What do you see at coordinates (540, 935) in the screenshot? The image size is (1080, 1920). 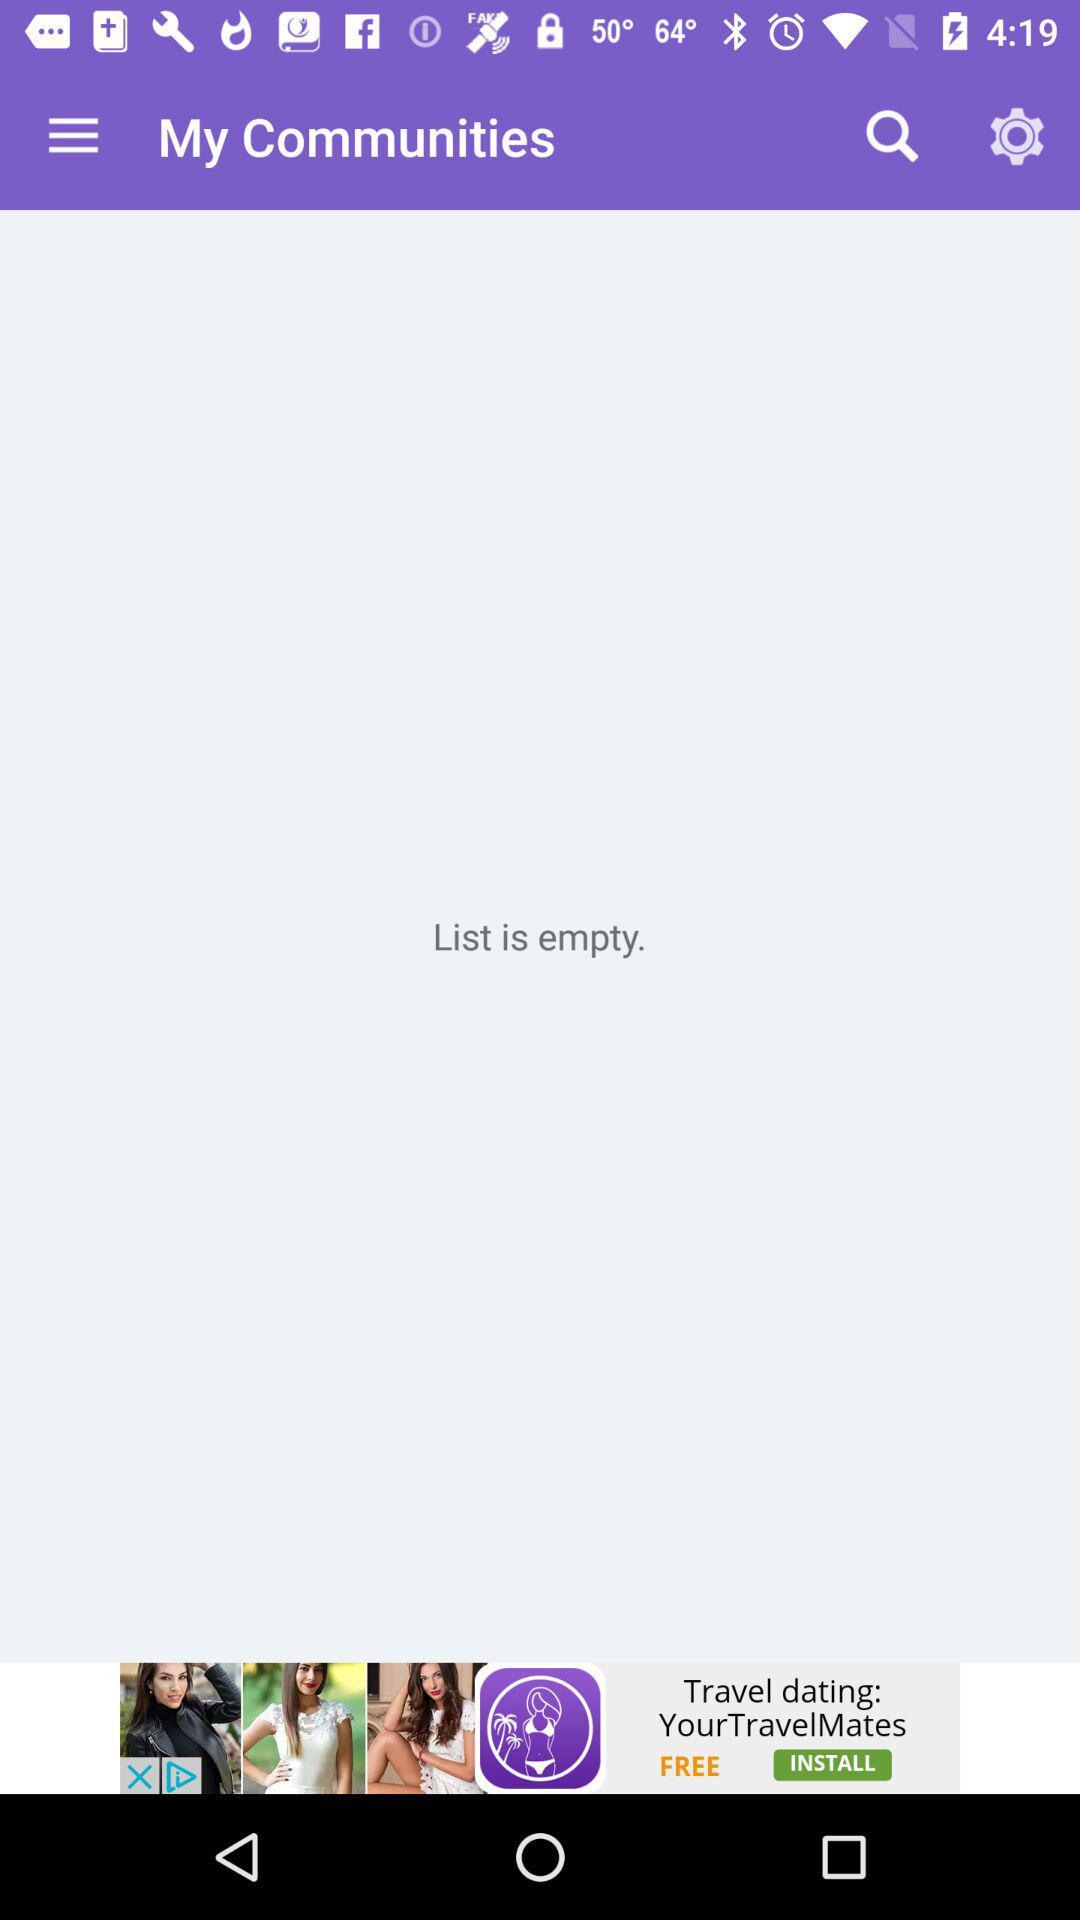 I see `new tab page` at bounding box center [540, 935].